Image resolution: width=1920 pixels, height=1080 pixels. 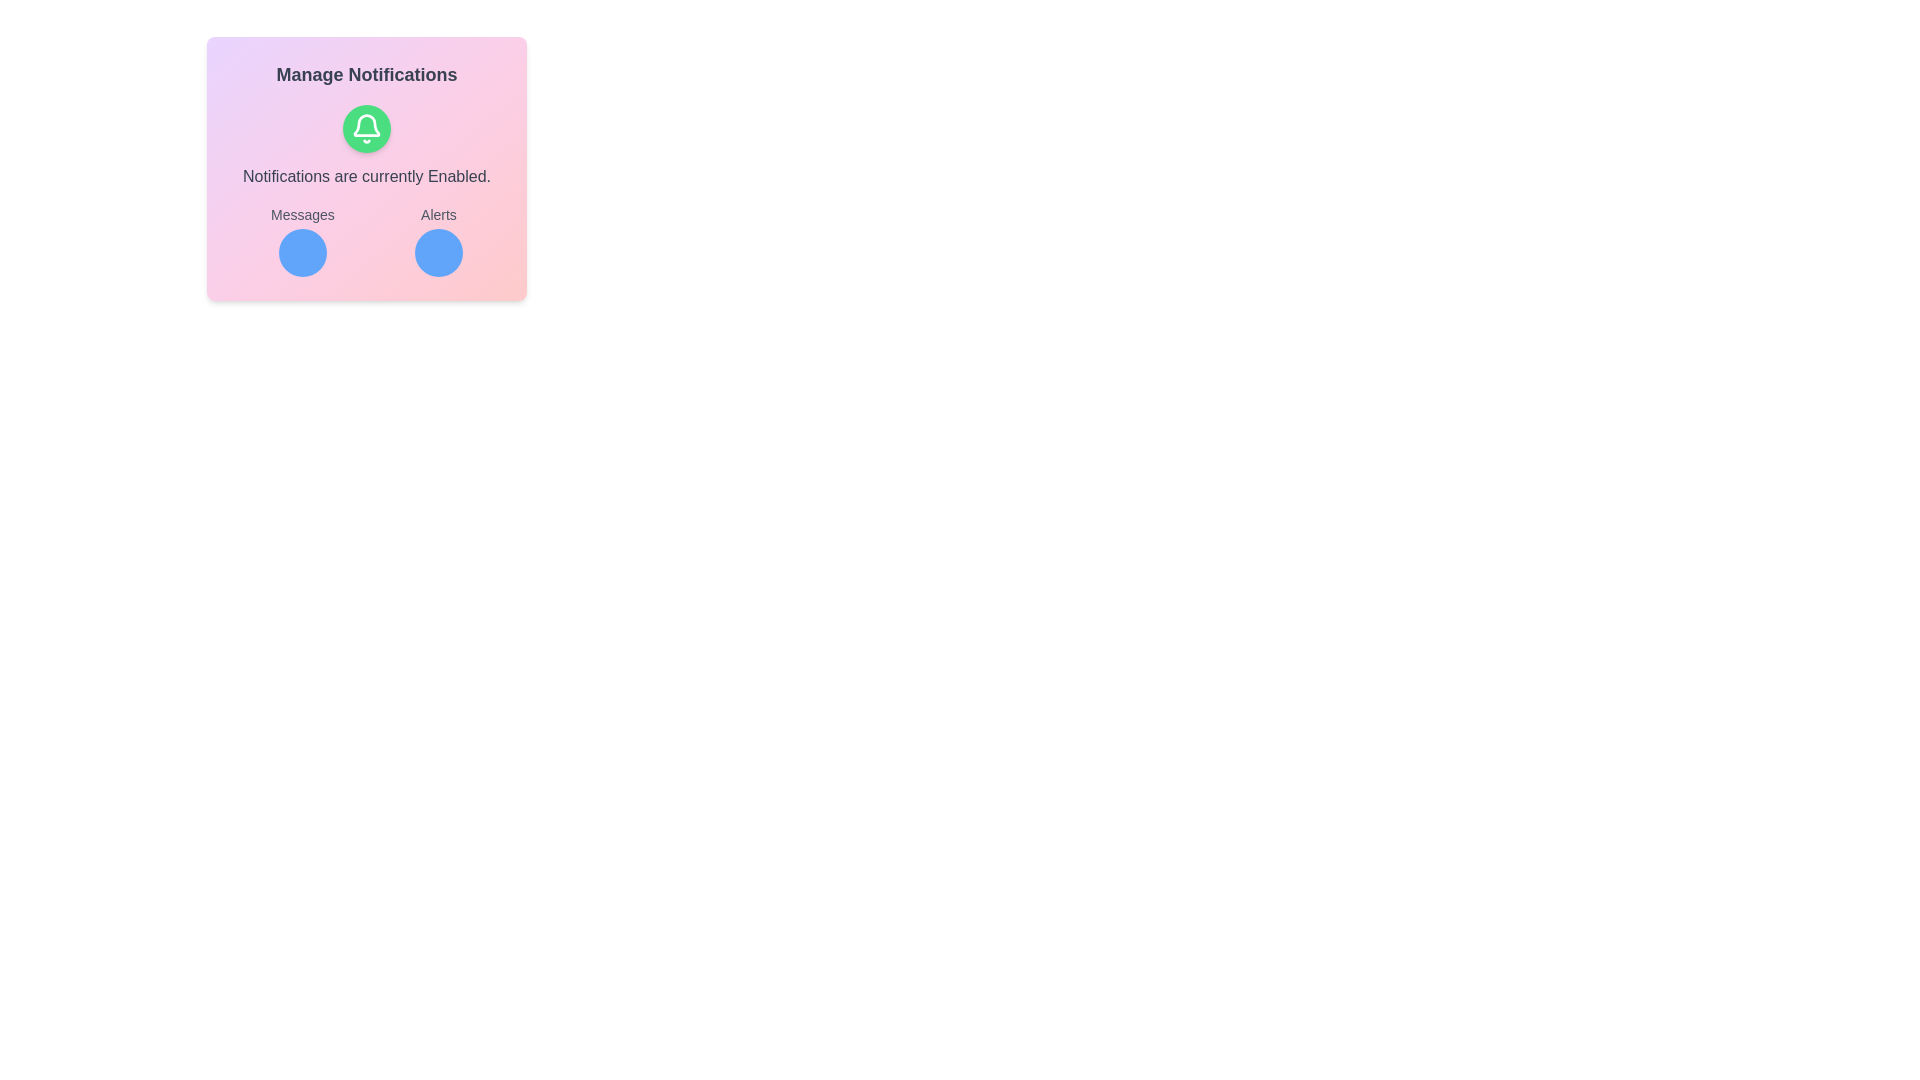 I want to click on the bell icon representing notification settings located in the center of the notification settings panel, directly below 'Manage Notifications', so click(x=366, y=128).